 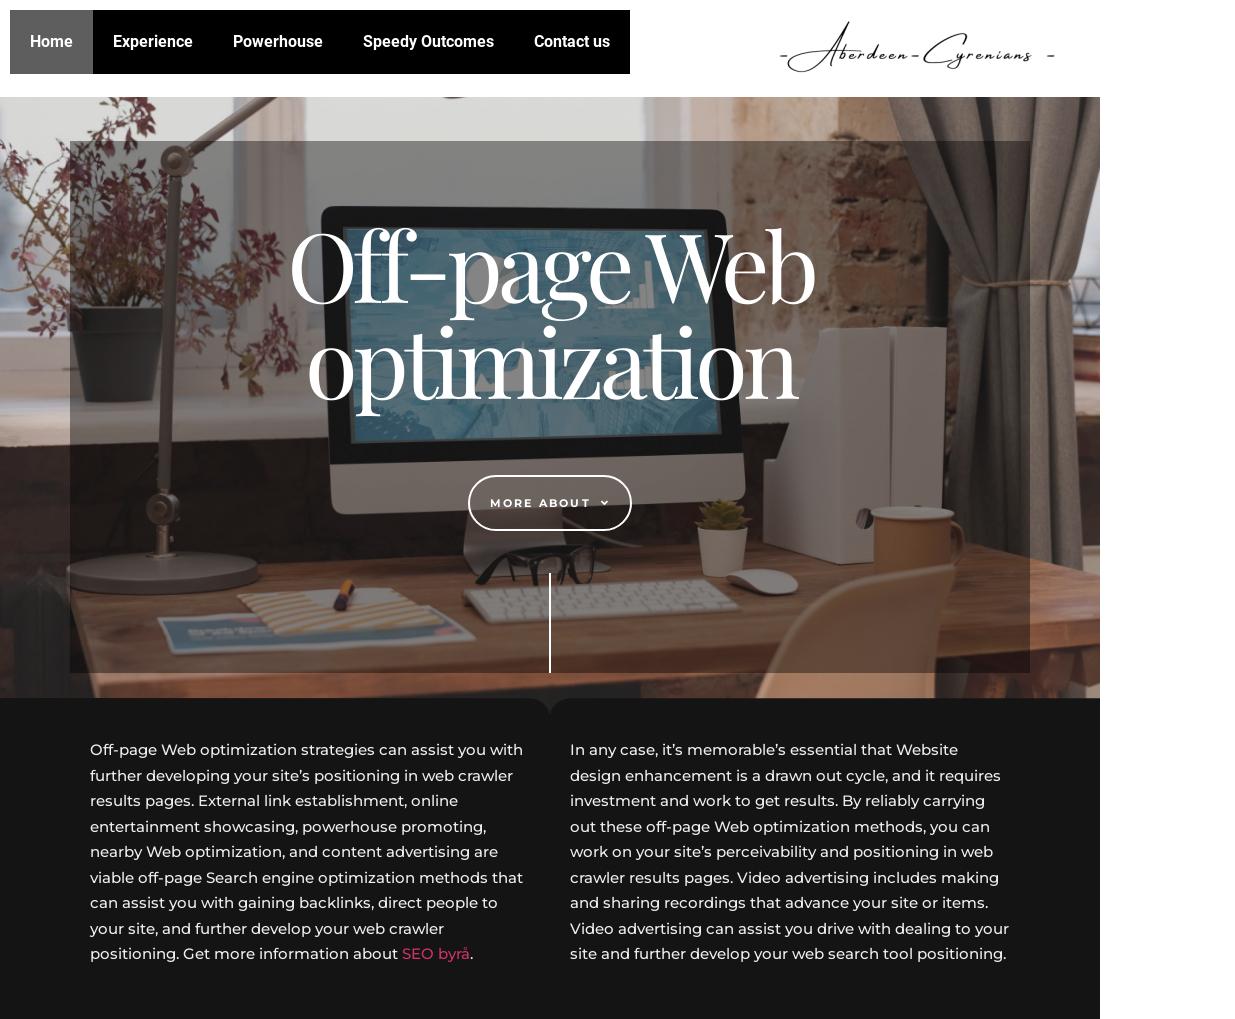 I want to click on 'Home', so click(x=50, y=40).